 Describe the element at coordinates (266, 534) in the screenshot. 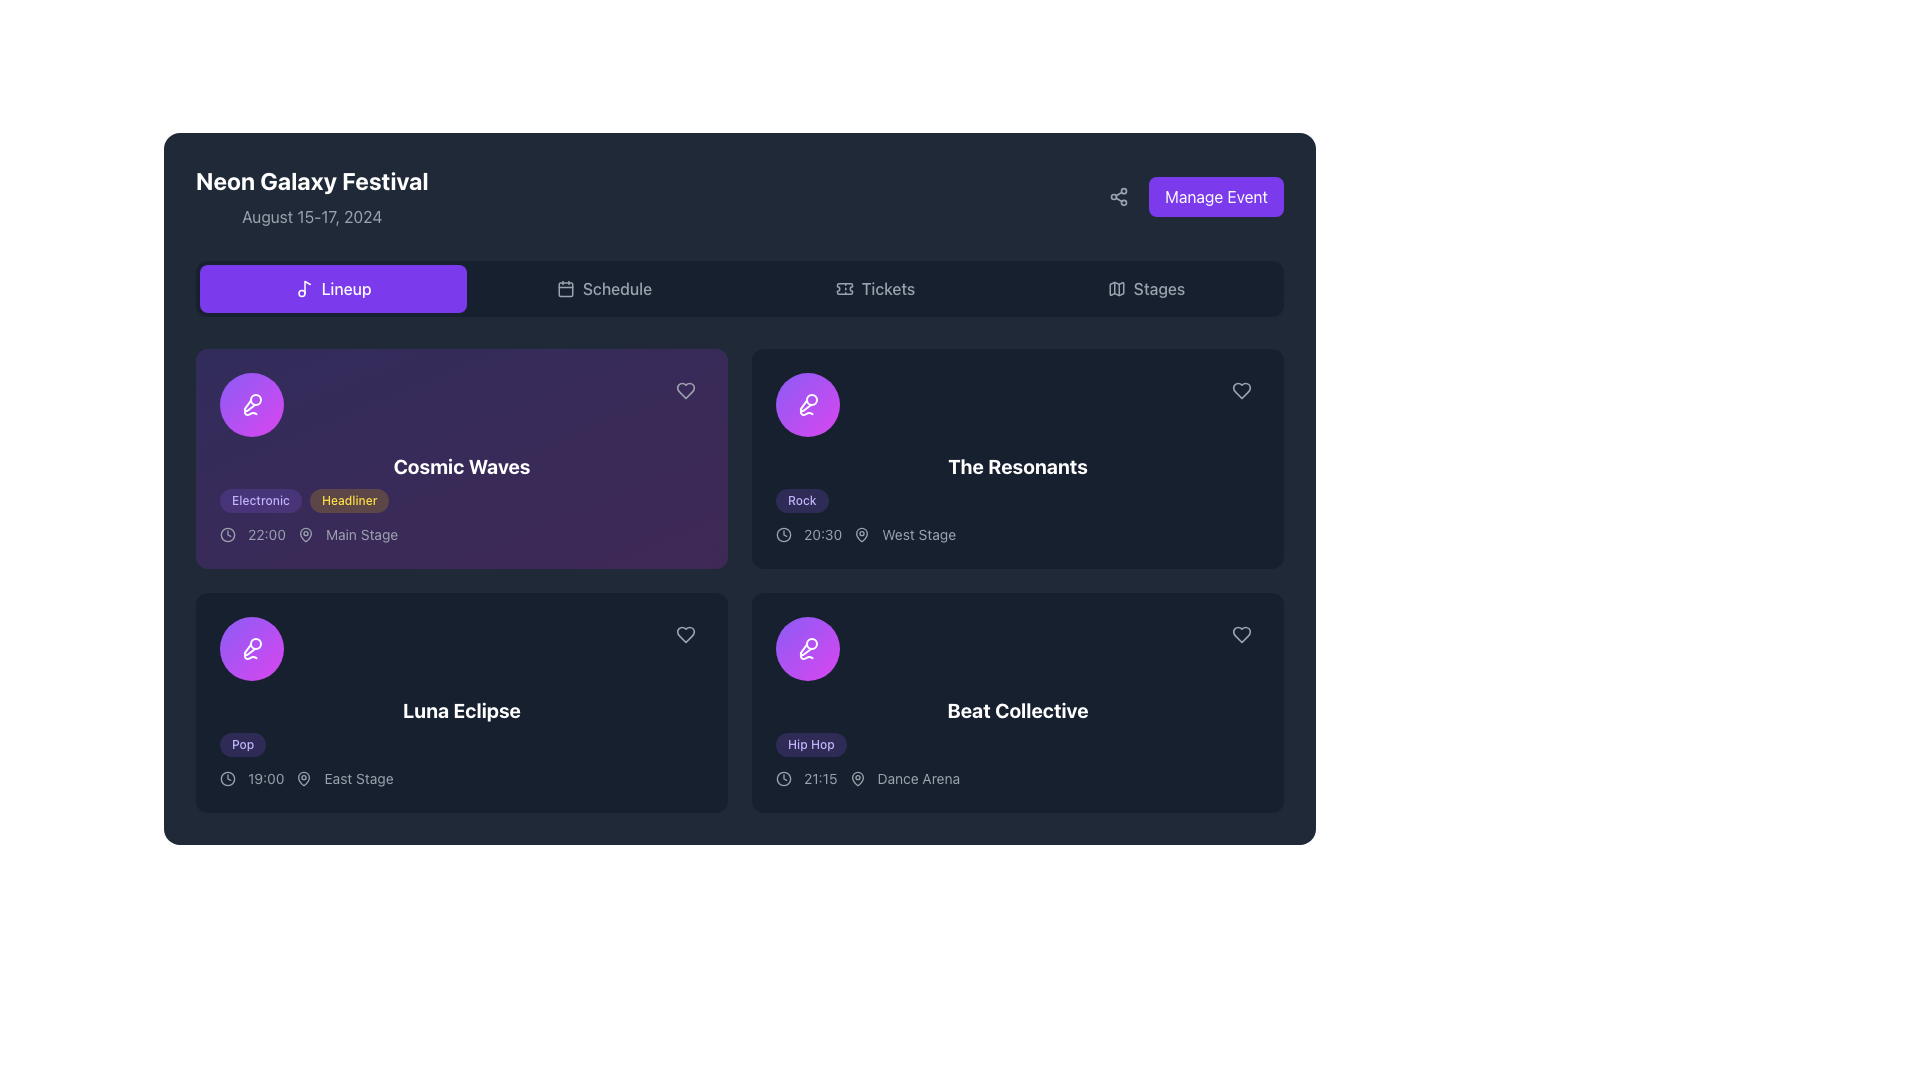

I see `time information displayed in the Text label for the 'Cosmic Waves' event, located within the event card to the right of the clock icon` at that location.